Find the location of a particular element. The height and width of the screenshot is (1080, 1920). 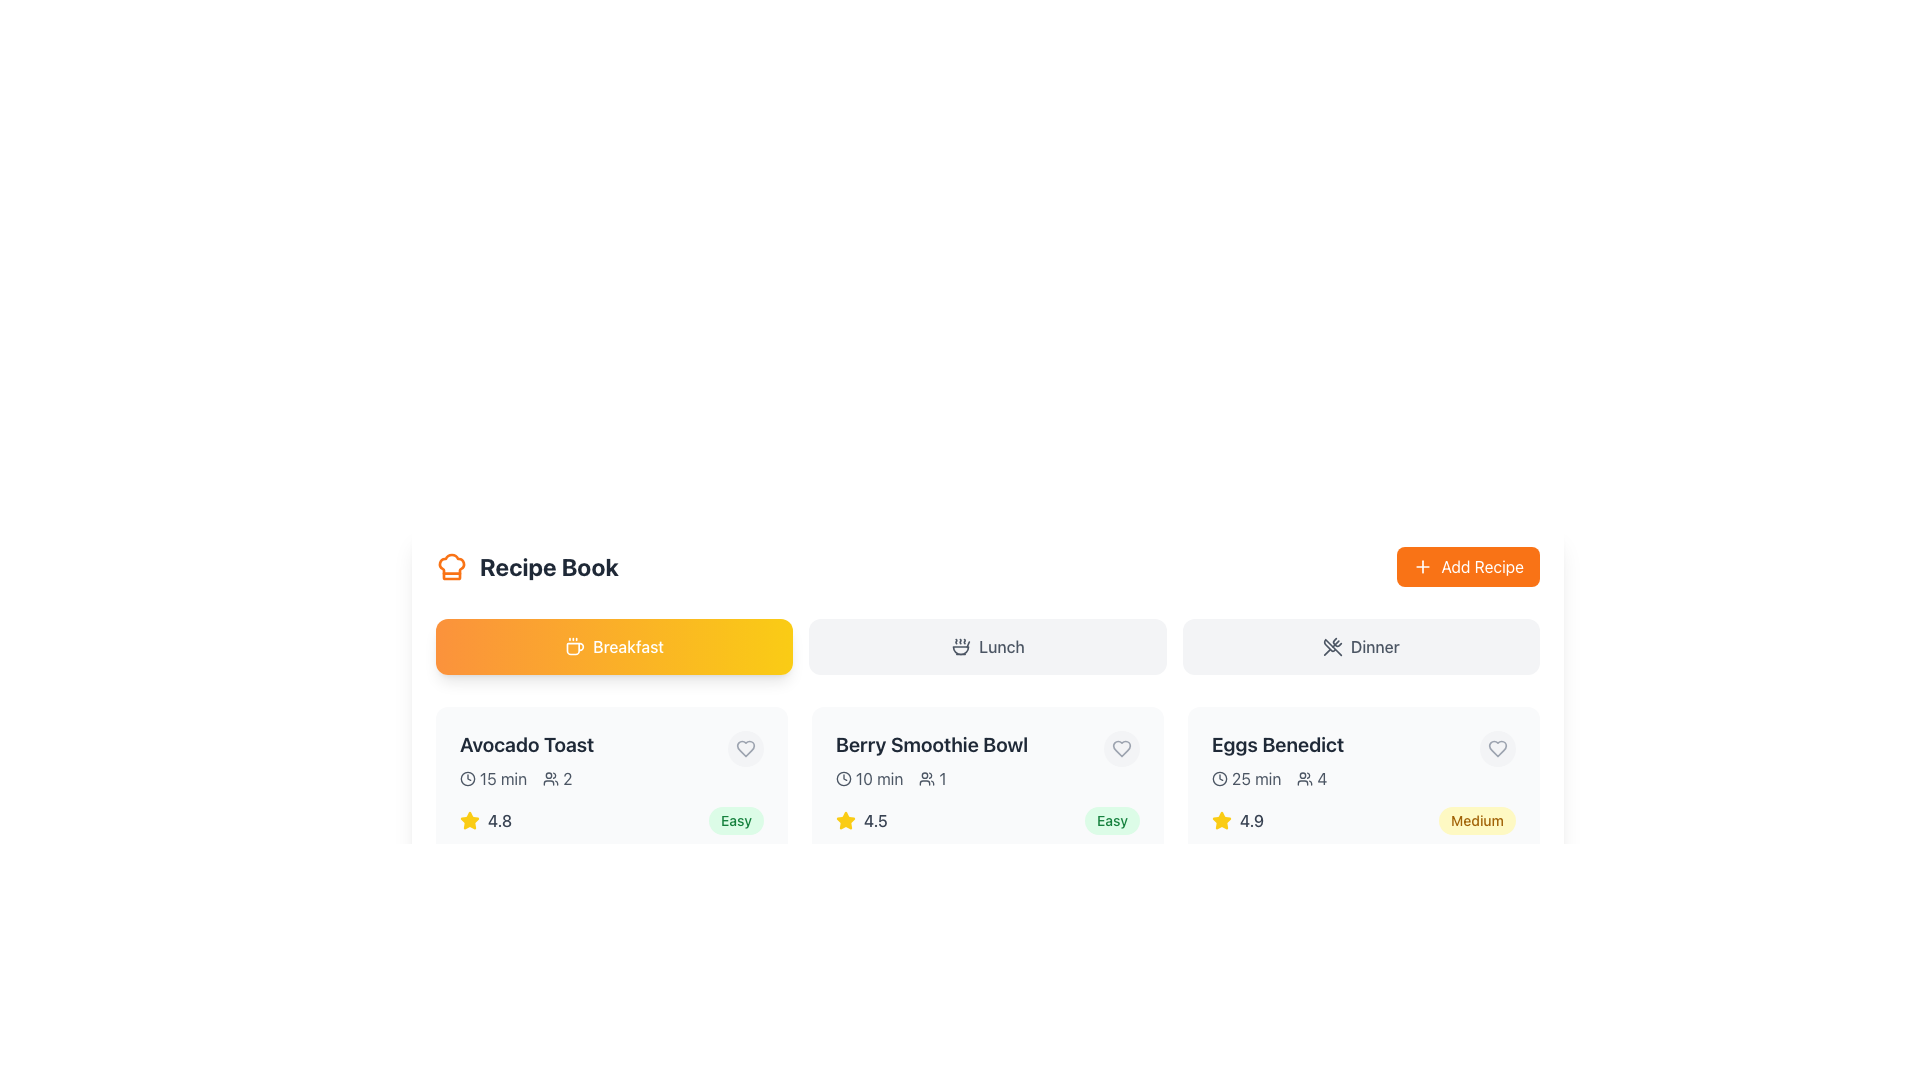

text label displaying '10 min' that indicates the cooking time associated with the 'Berry Smoothie Bowl' recipe is located at coordinates (879, 778).